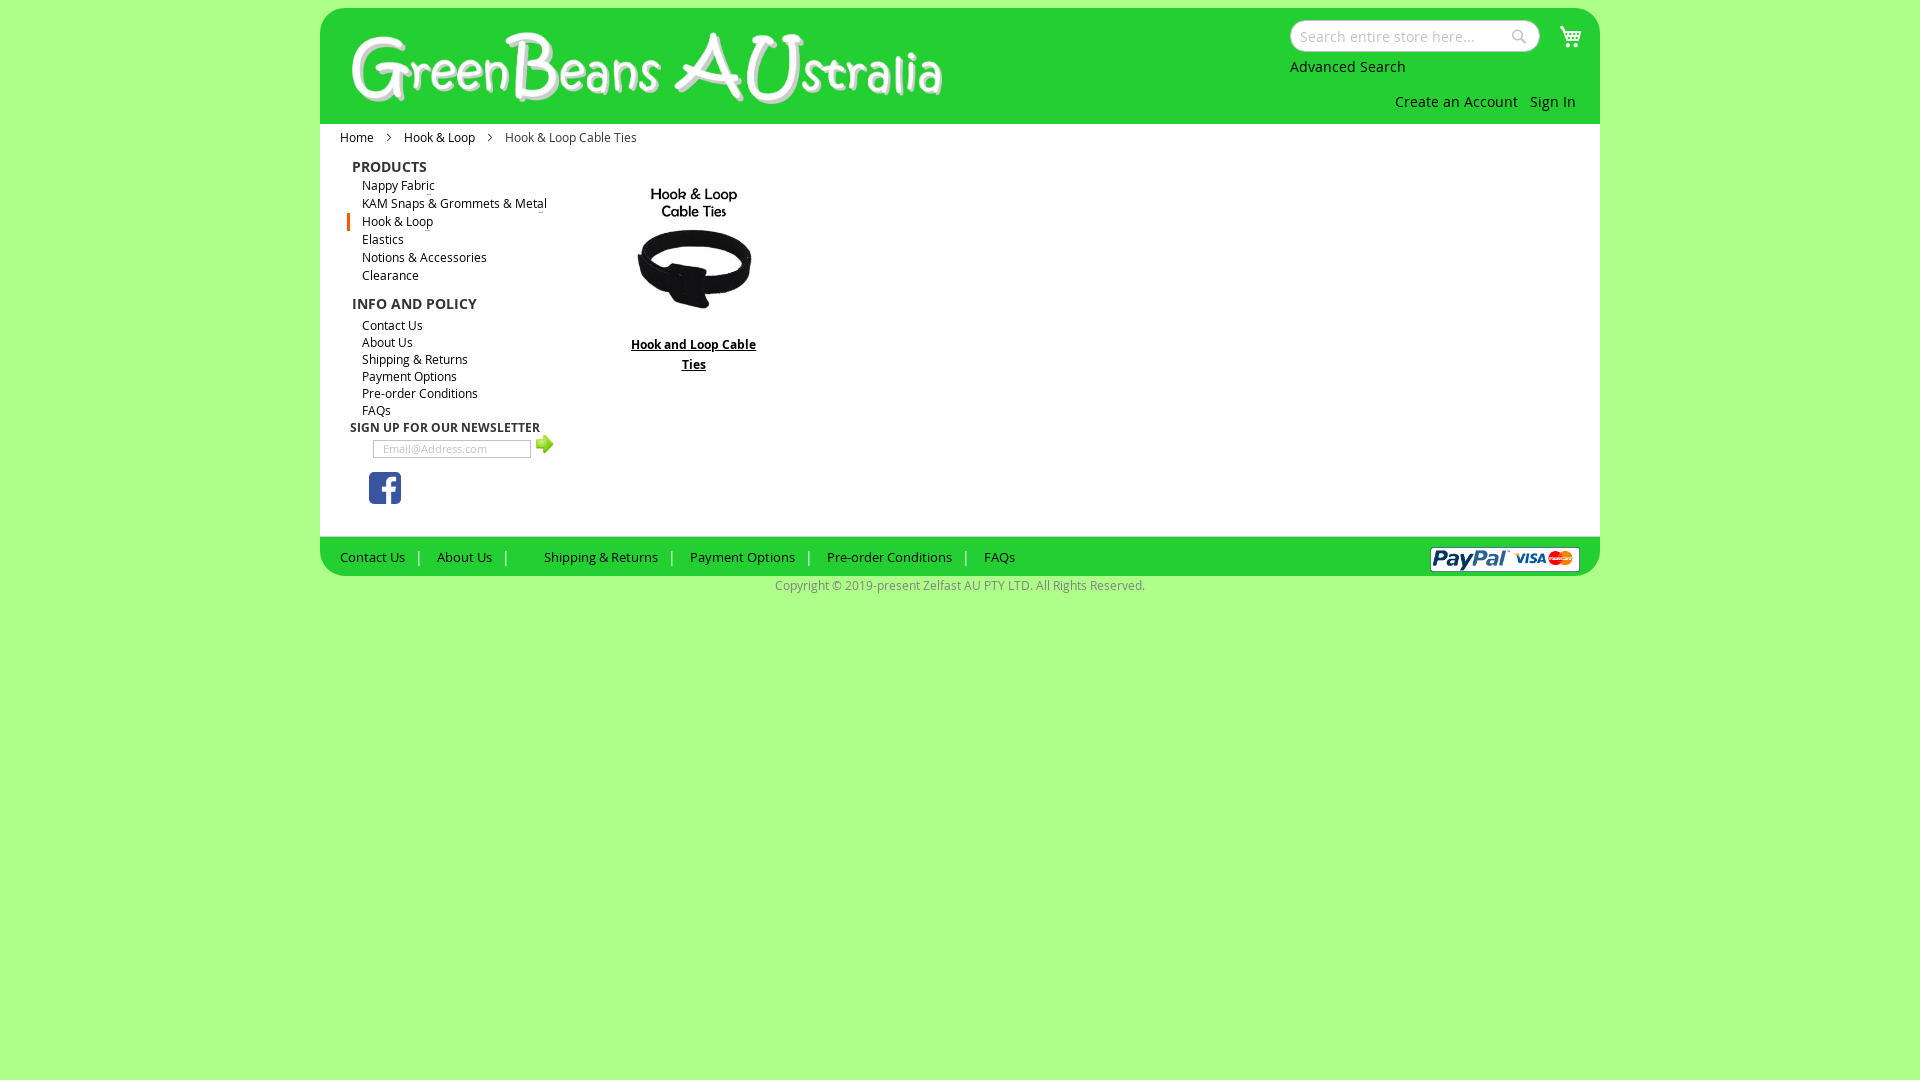 Image resolution: width=1920 pixels, height=1080 pixels. Describe the element at coordinates (376, 408) in the screenshot. I see `'FAQs'` at that location.